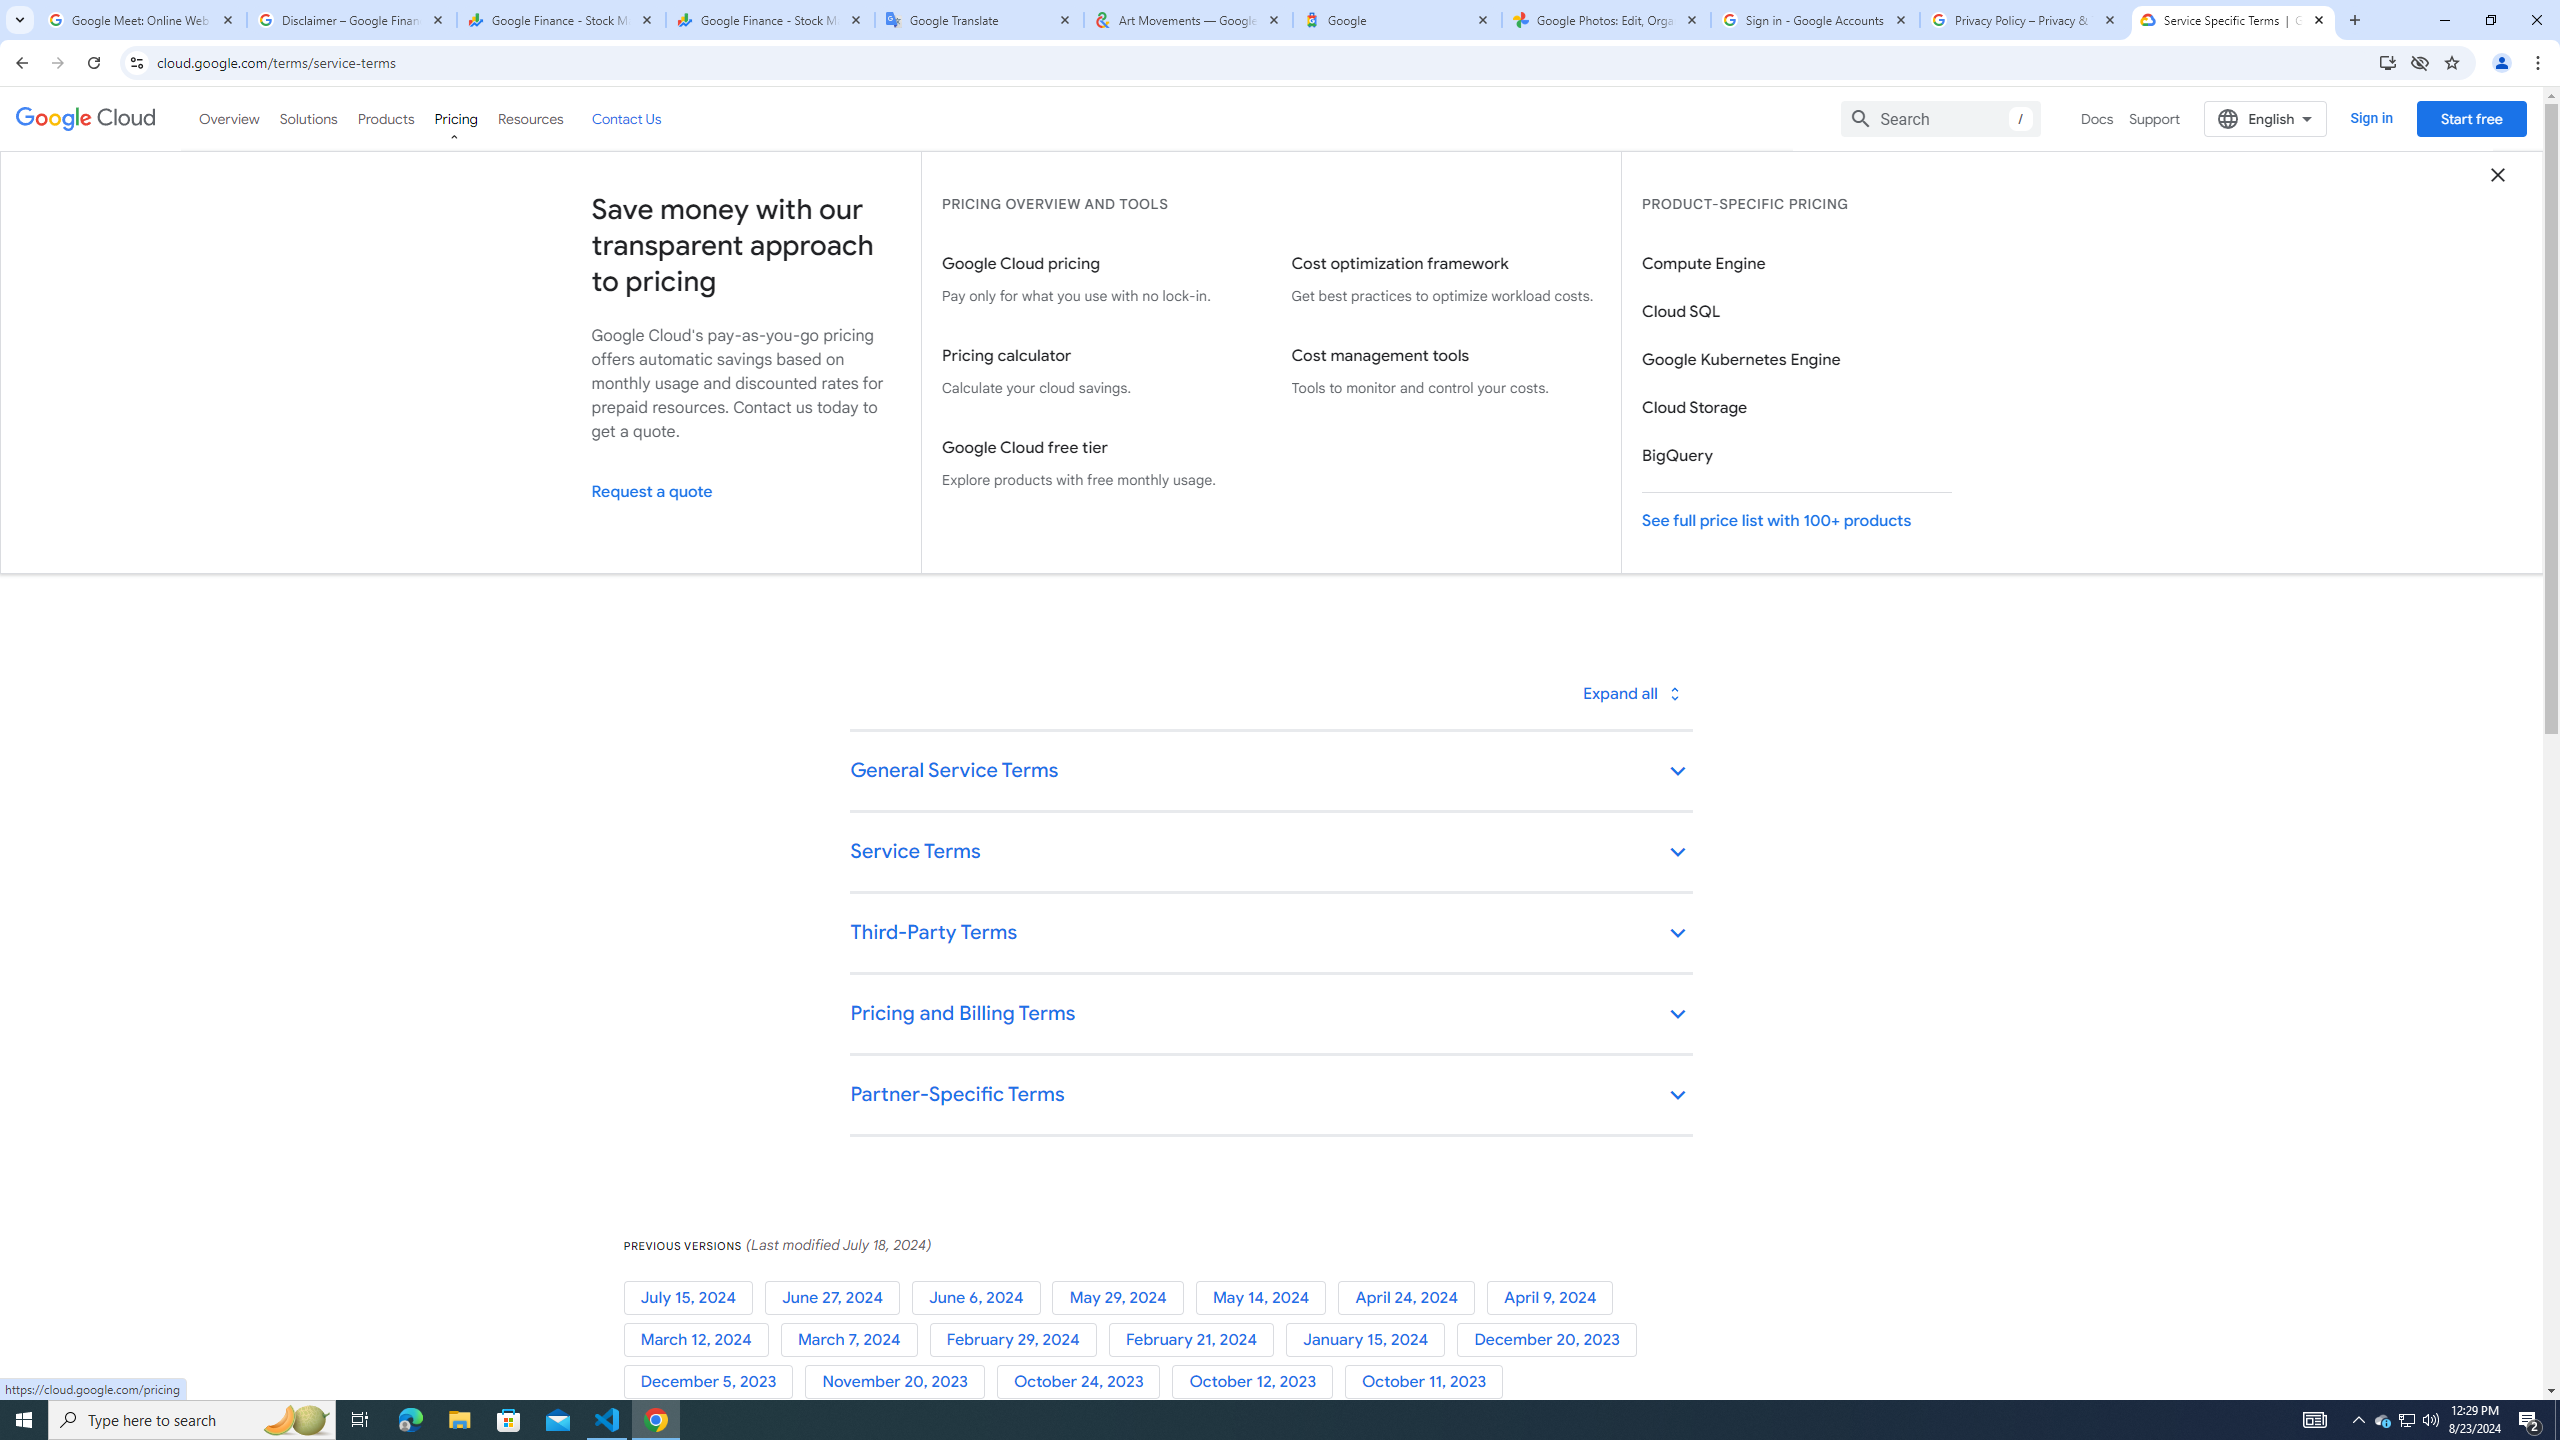 The height and width of the screenshot is (1440, 2560). Describe the element at coordinates (1195, 1338) in the screenshot. I see `'February 21, 2024'` at that location.